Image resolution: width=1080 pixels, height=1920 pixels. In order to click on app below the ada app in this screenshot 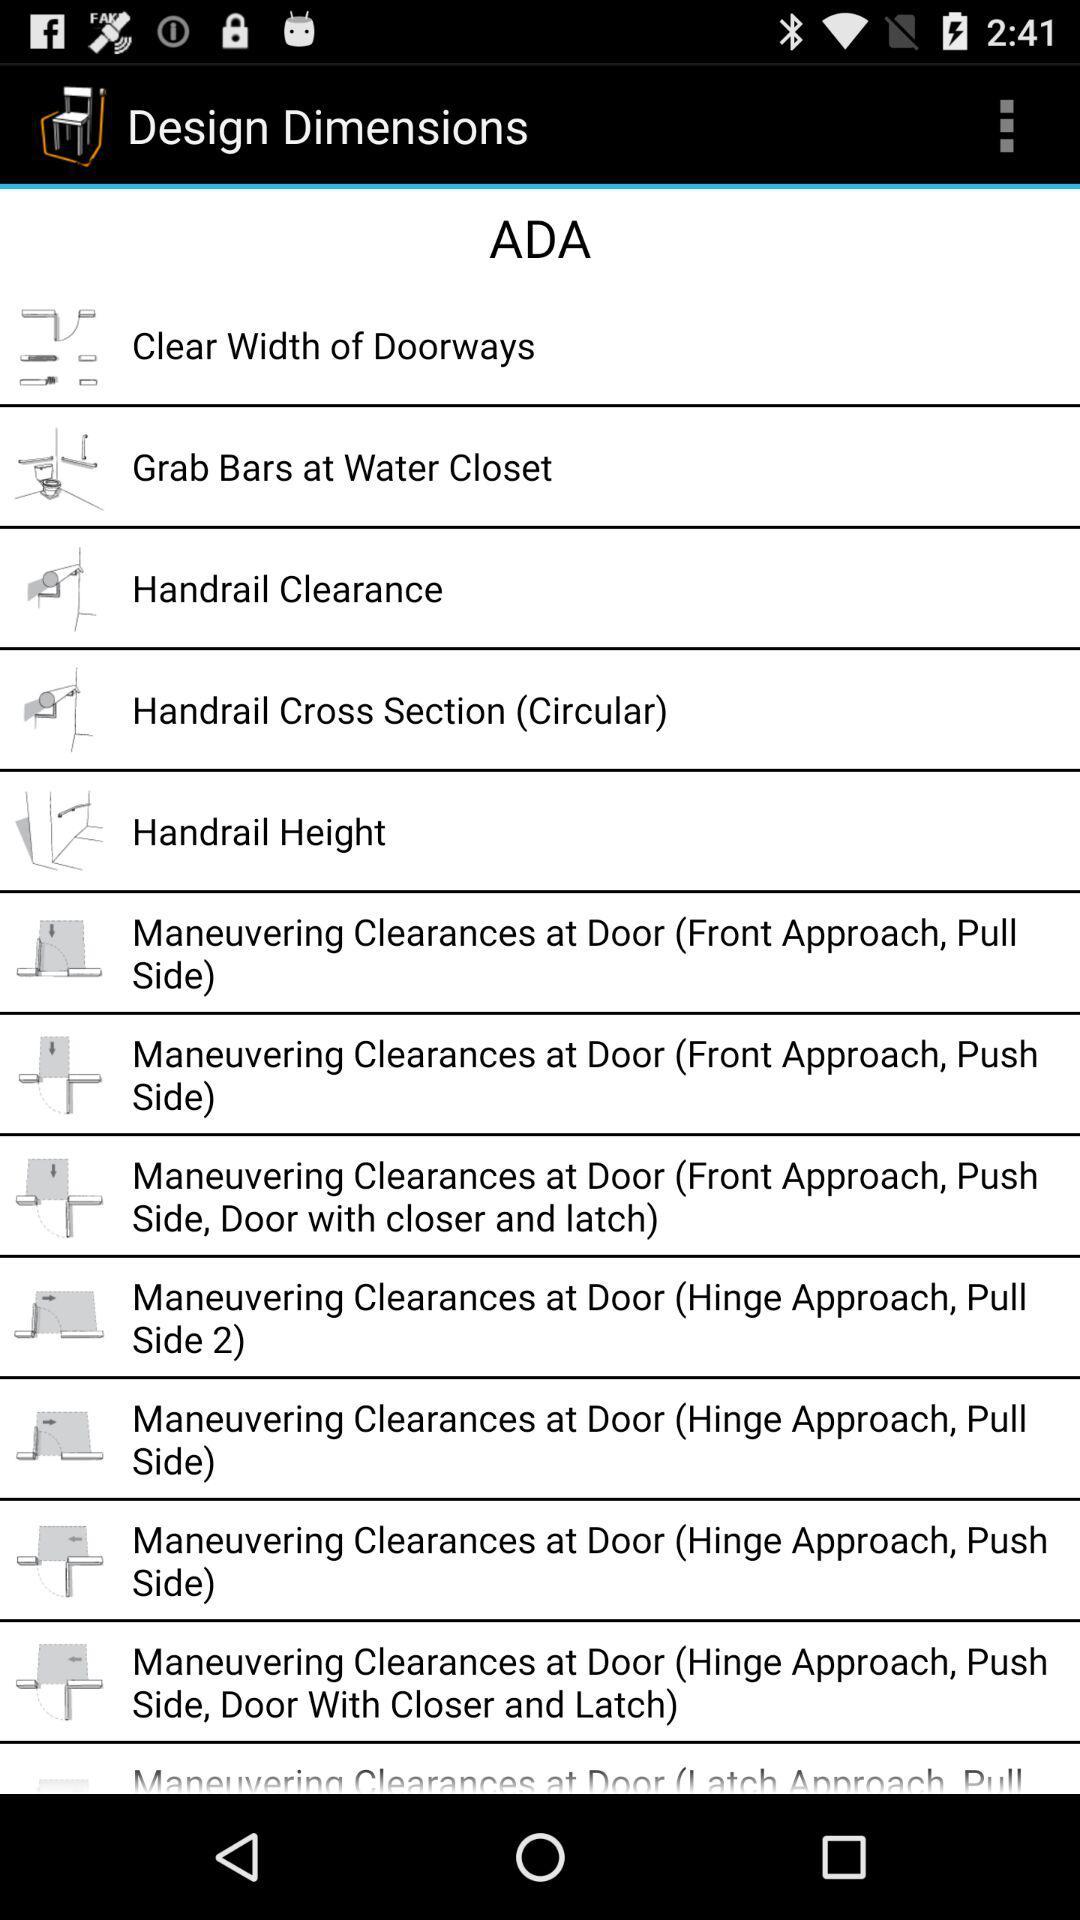, I will do `click(598, 345)`.